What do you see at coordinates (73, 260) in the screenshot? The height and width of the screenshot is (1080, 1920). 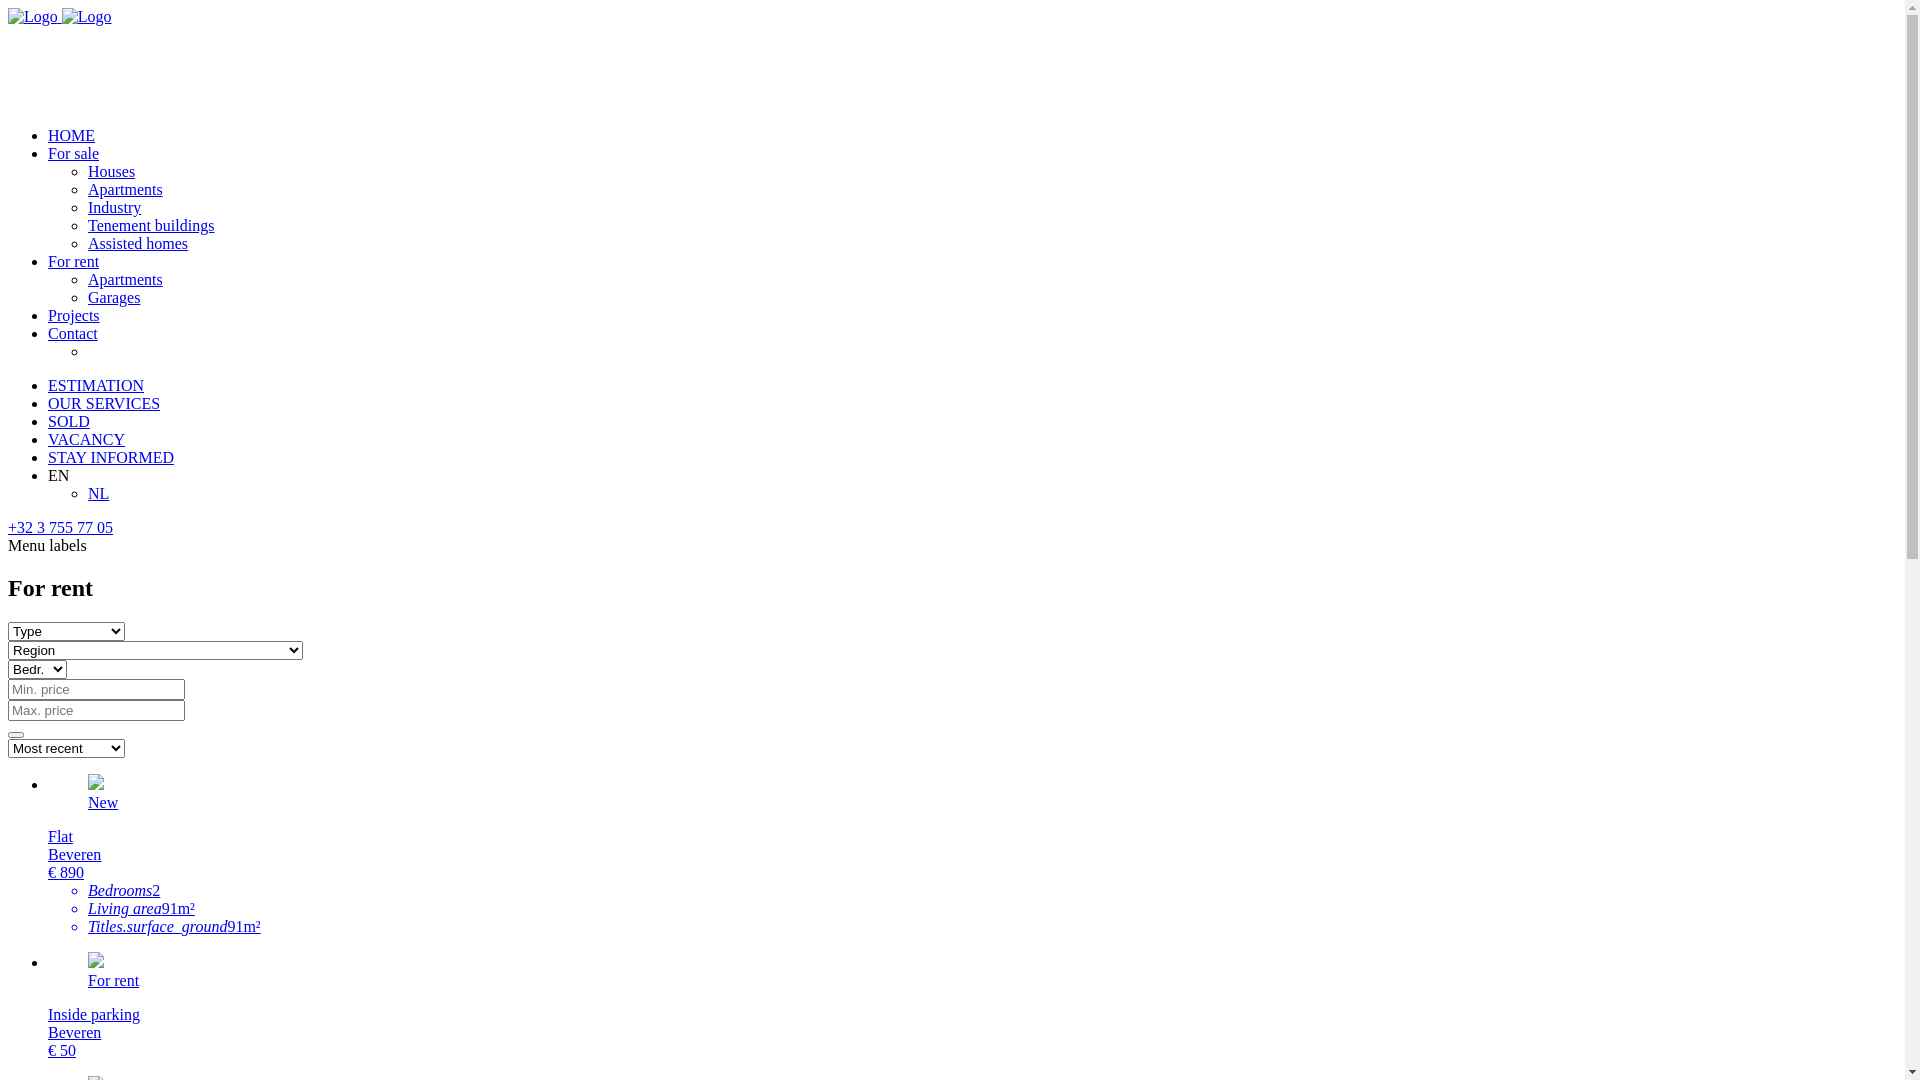 I see `'For rent'` at bounding box center [73, 260].